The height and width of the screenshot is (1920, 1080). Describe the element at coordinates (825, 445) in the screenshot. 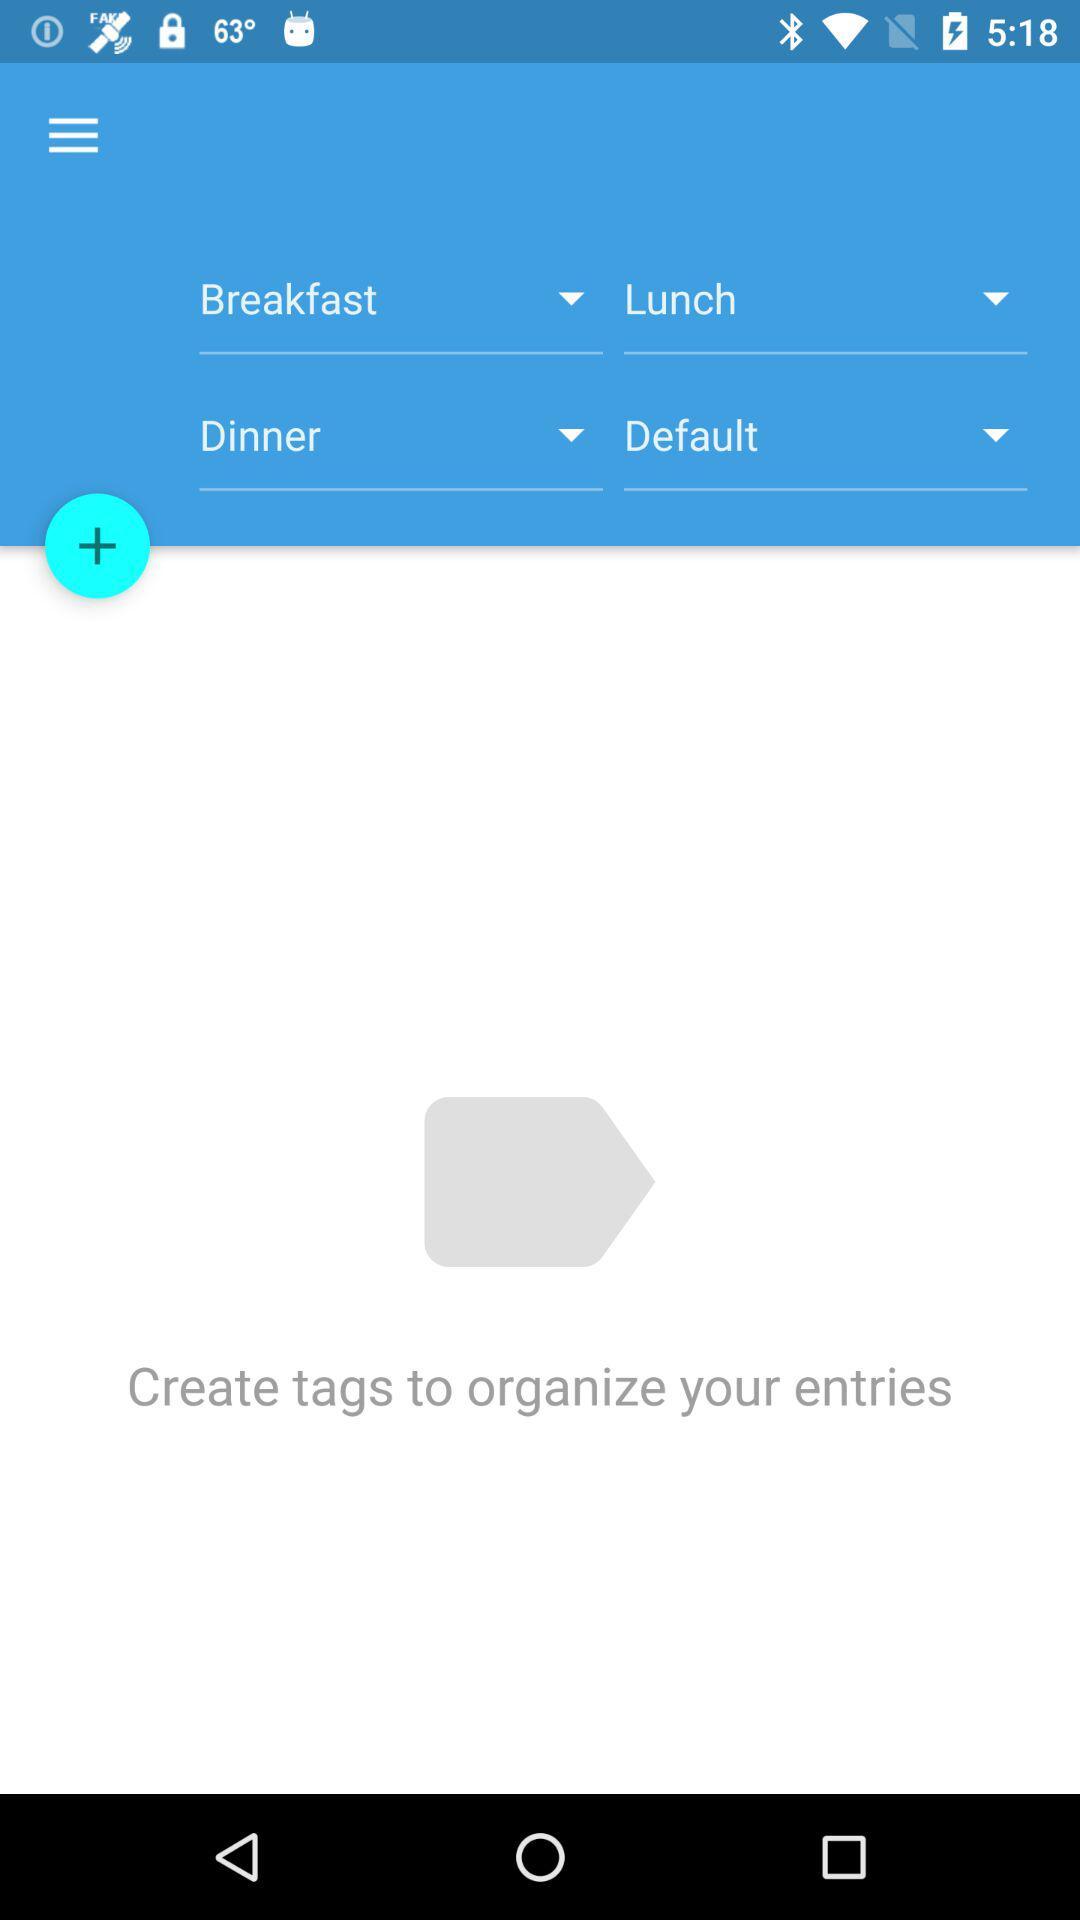

I see `the item below breakfast` at that location.